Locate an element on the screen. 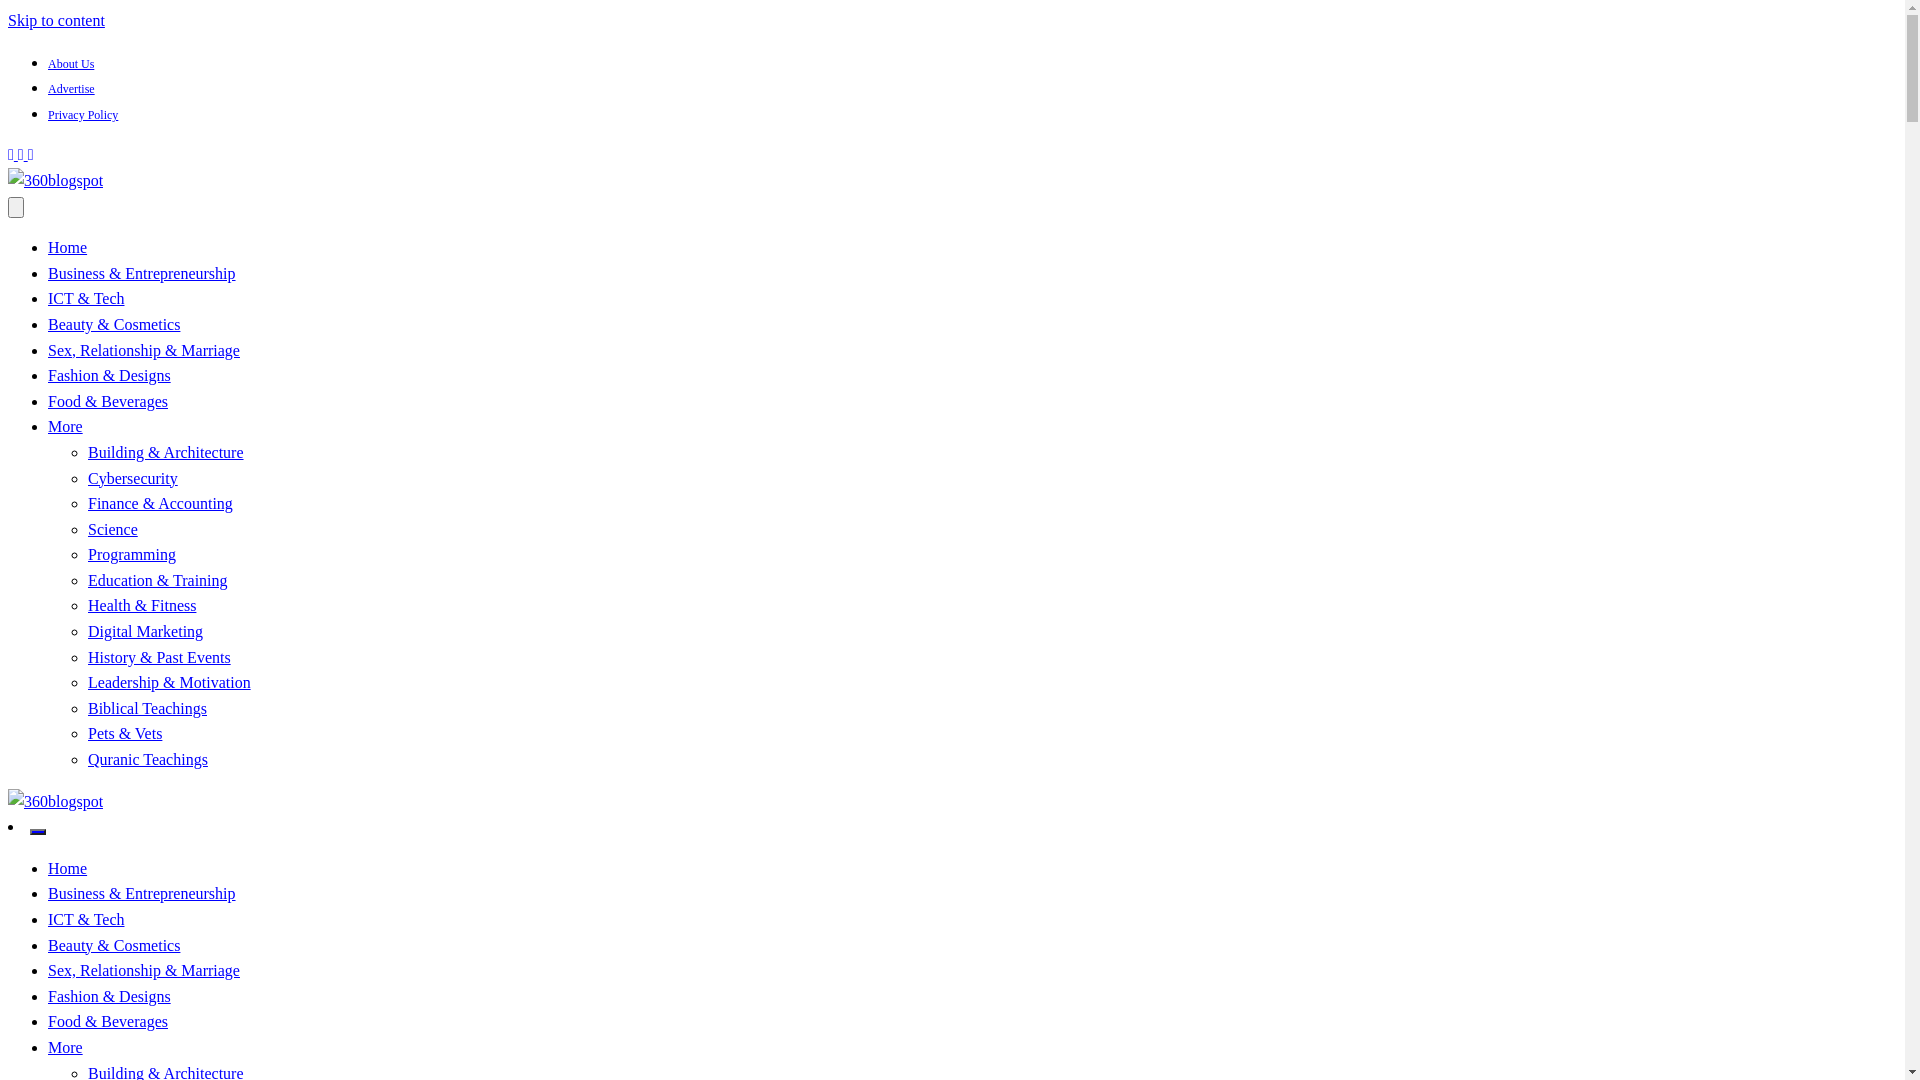  'Skip to content' is located at coordinates (56, 20).